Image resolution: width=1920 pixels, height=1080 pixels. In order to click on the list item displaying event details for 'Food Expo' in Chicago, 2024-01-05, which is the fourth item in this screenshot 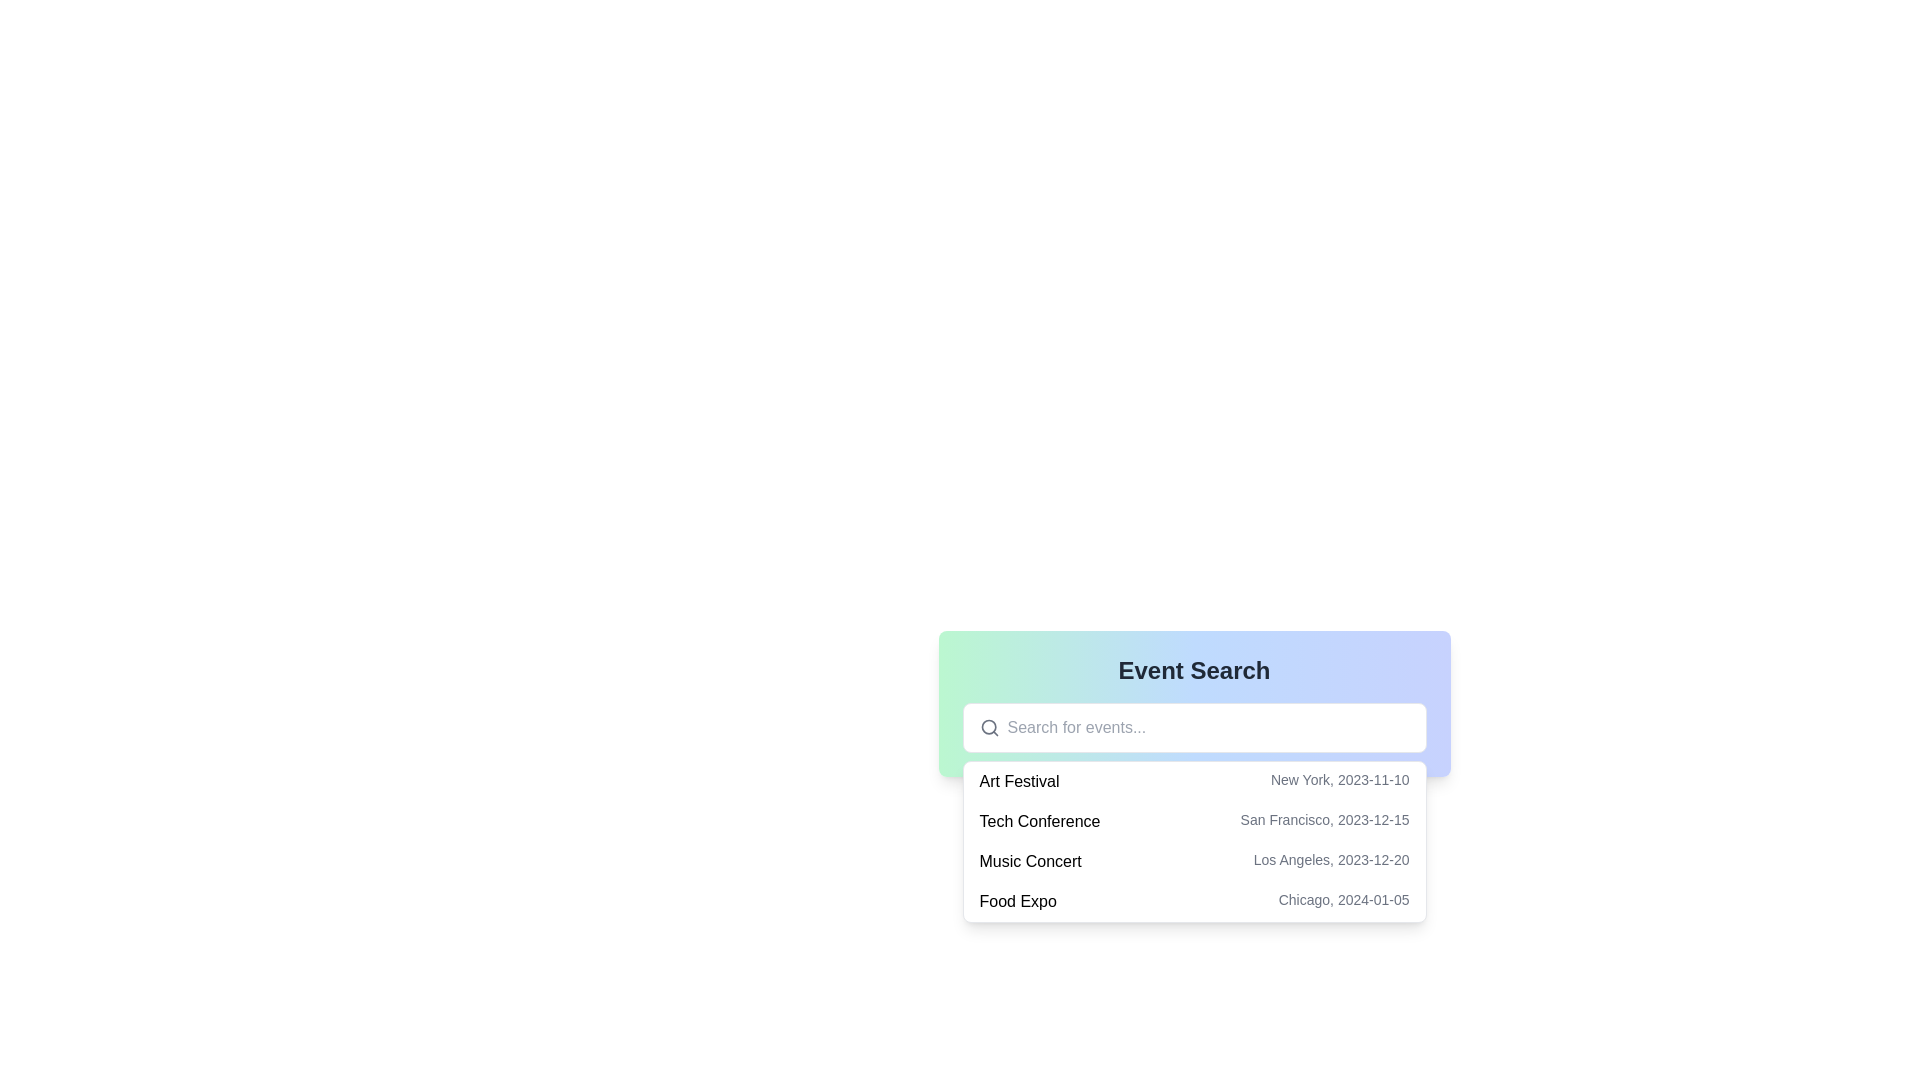, I will do `click(1194, 902)`.